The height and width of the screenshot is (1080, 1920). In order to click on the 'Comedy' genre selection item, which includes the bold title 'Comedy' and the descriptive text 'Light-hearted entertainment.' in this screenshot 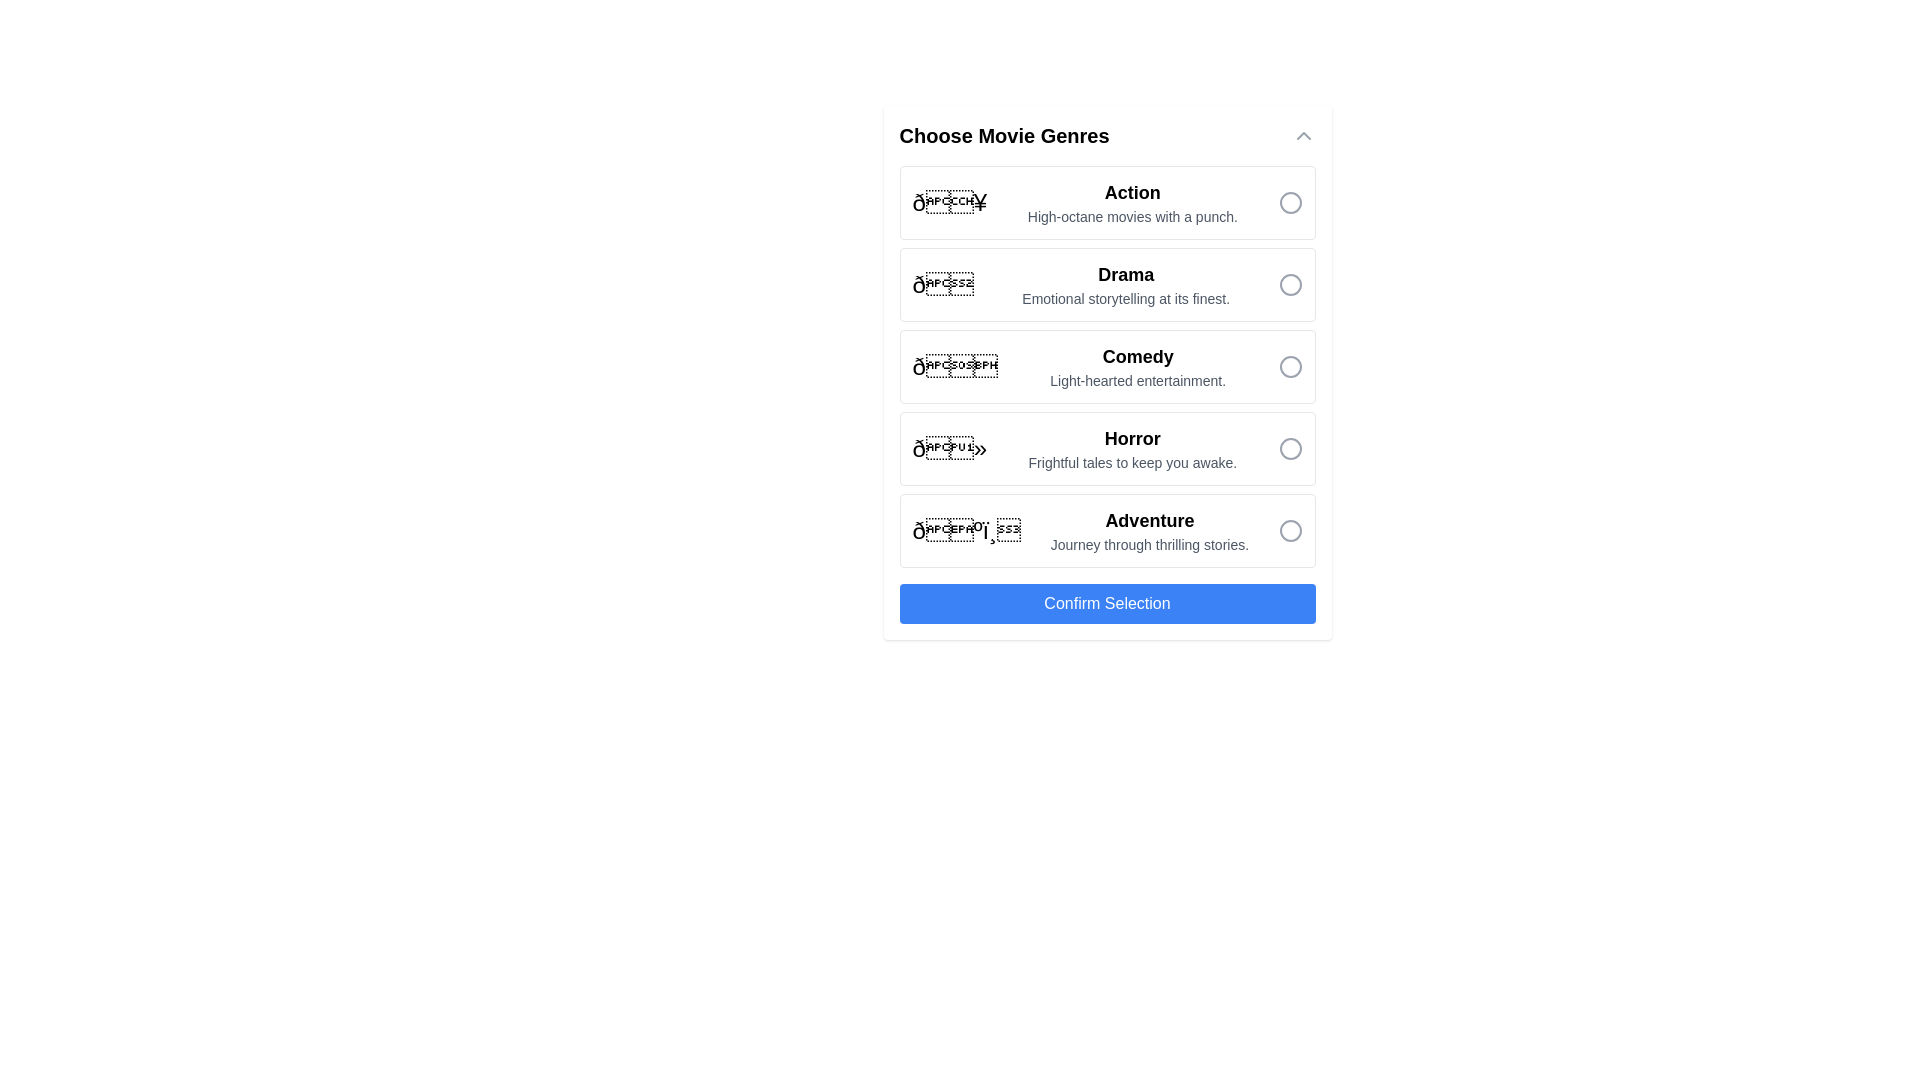, I will do `click(1106, 366)`.